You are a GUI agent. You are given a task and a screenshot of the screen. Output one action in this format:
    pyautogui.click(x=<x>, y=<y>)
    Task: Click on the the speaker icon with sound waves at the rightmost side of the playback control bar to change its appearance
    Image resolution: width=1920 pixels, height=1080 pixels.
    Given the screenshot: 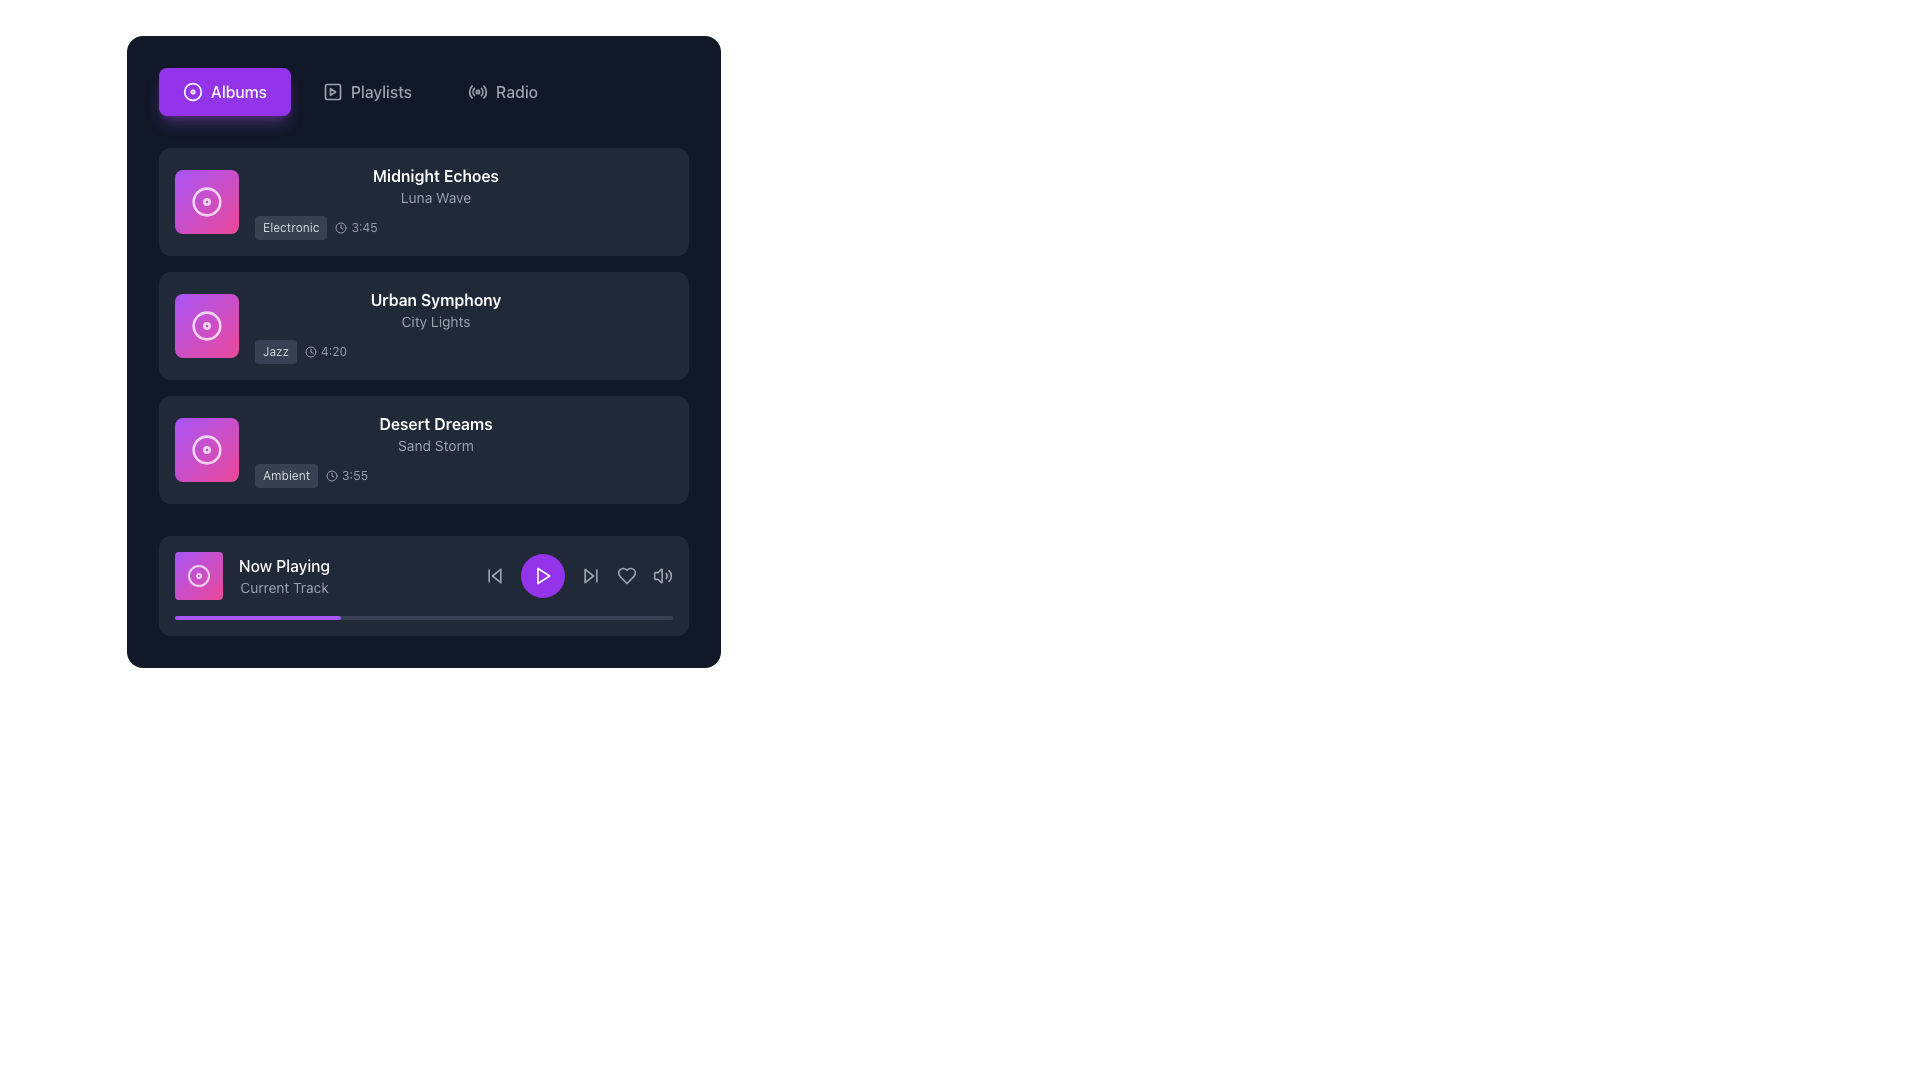 What is the action you would take?
    pyautogui.click(x=662, y=575)
    